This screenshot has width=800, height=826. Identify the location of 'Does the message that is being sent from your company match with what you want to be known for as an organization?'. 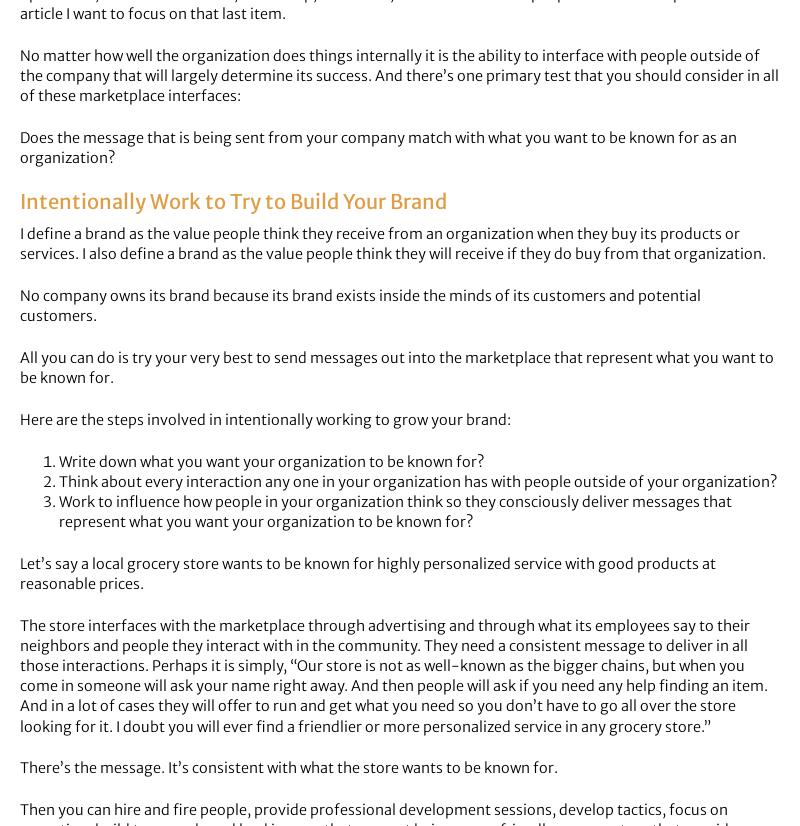
(377, 148).